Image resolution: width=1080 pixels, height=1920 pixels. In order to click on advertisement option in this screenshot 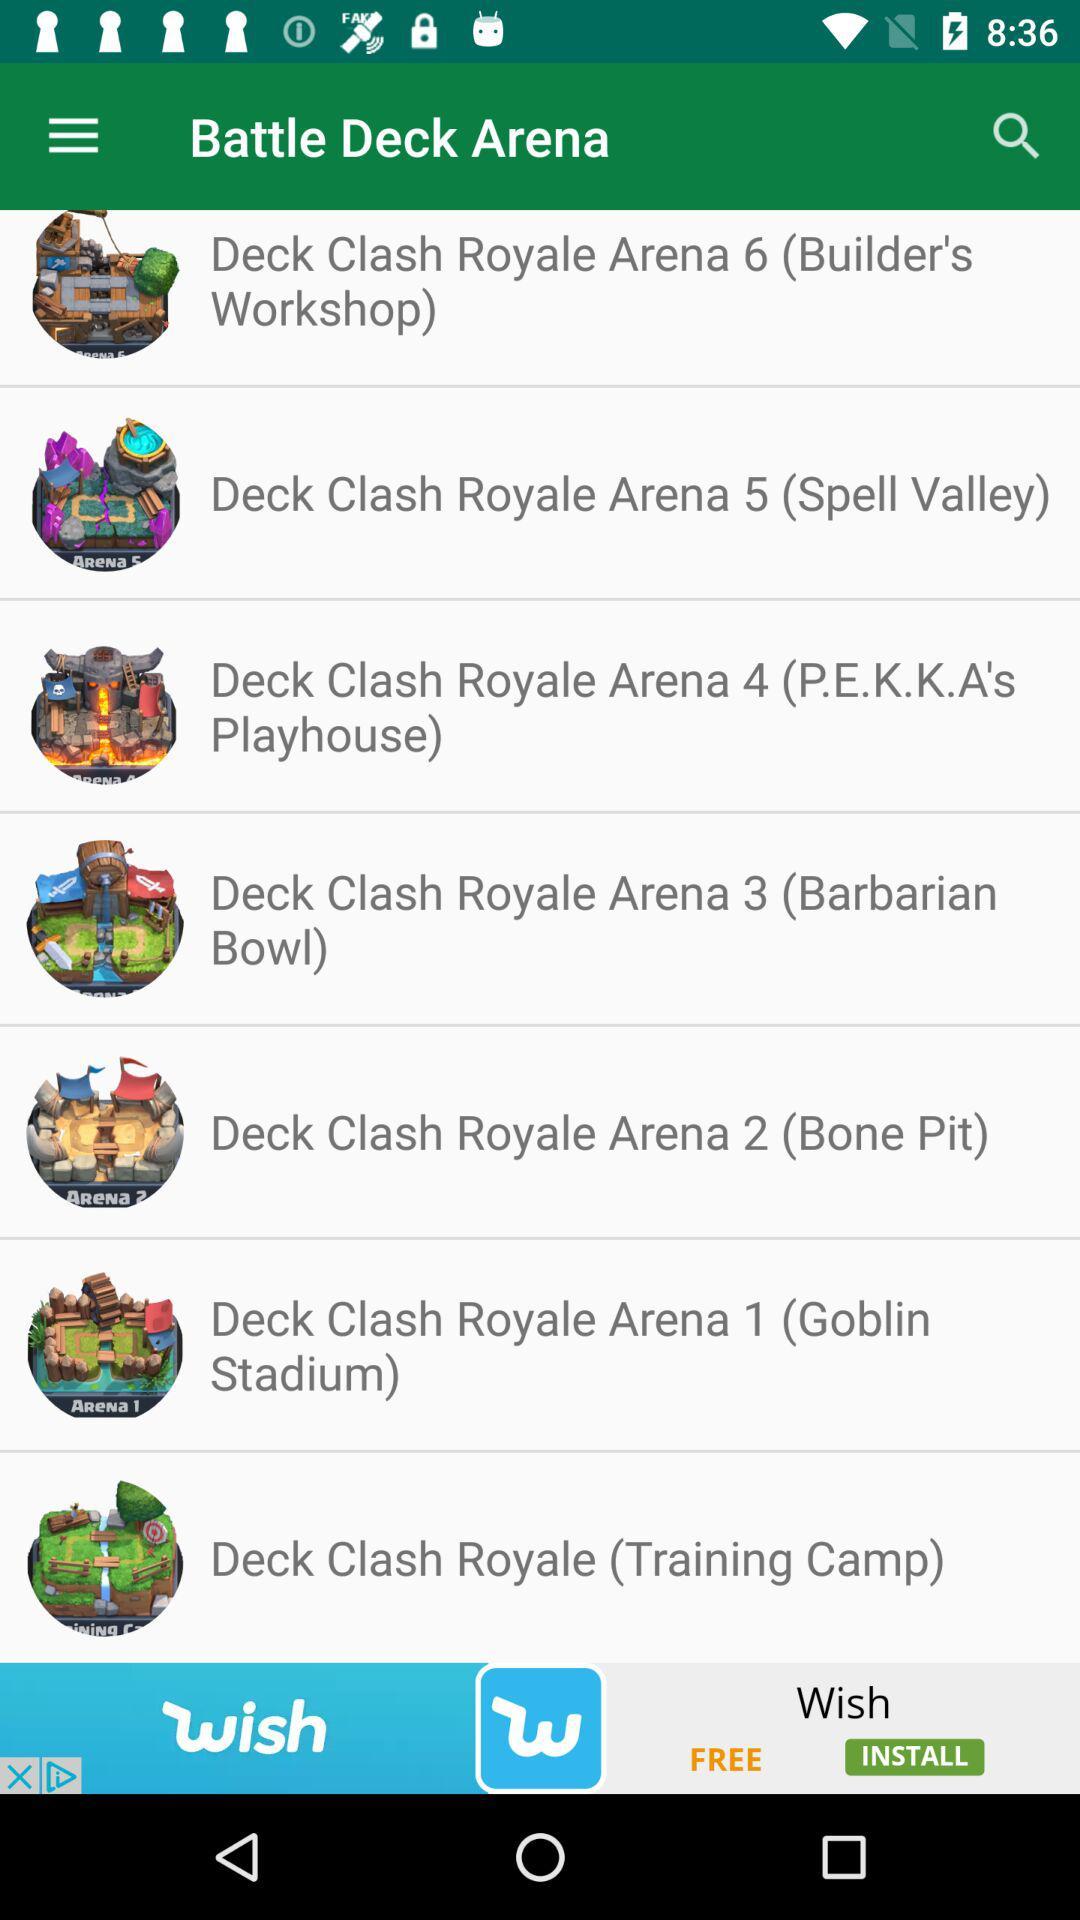, I will do `click(540, 1727)`.